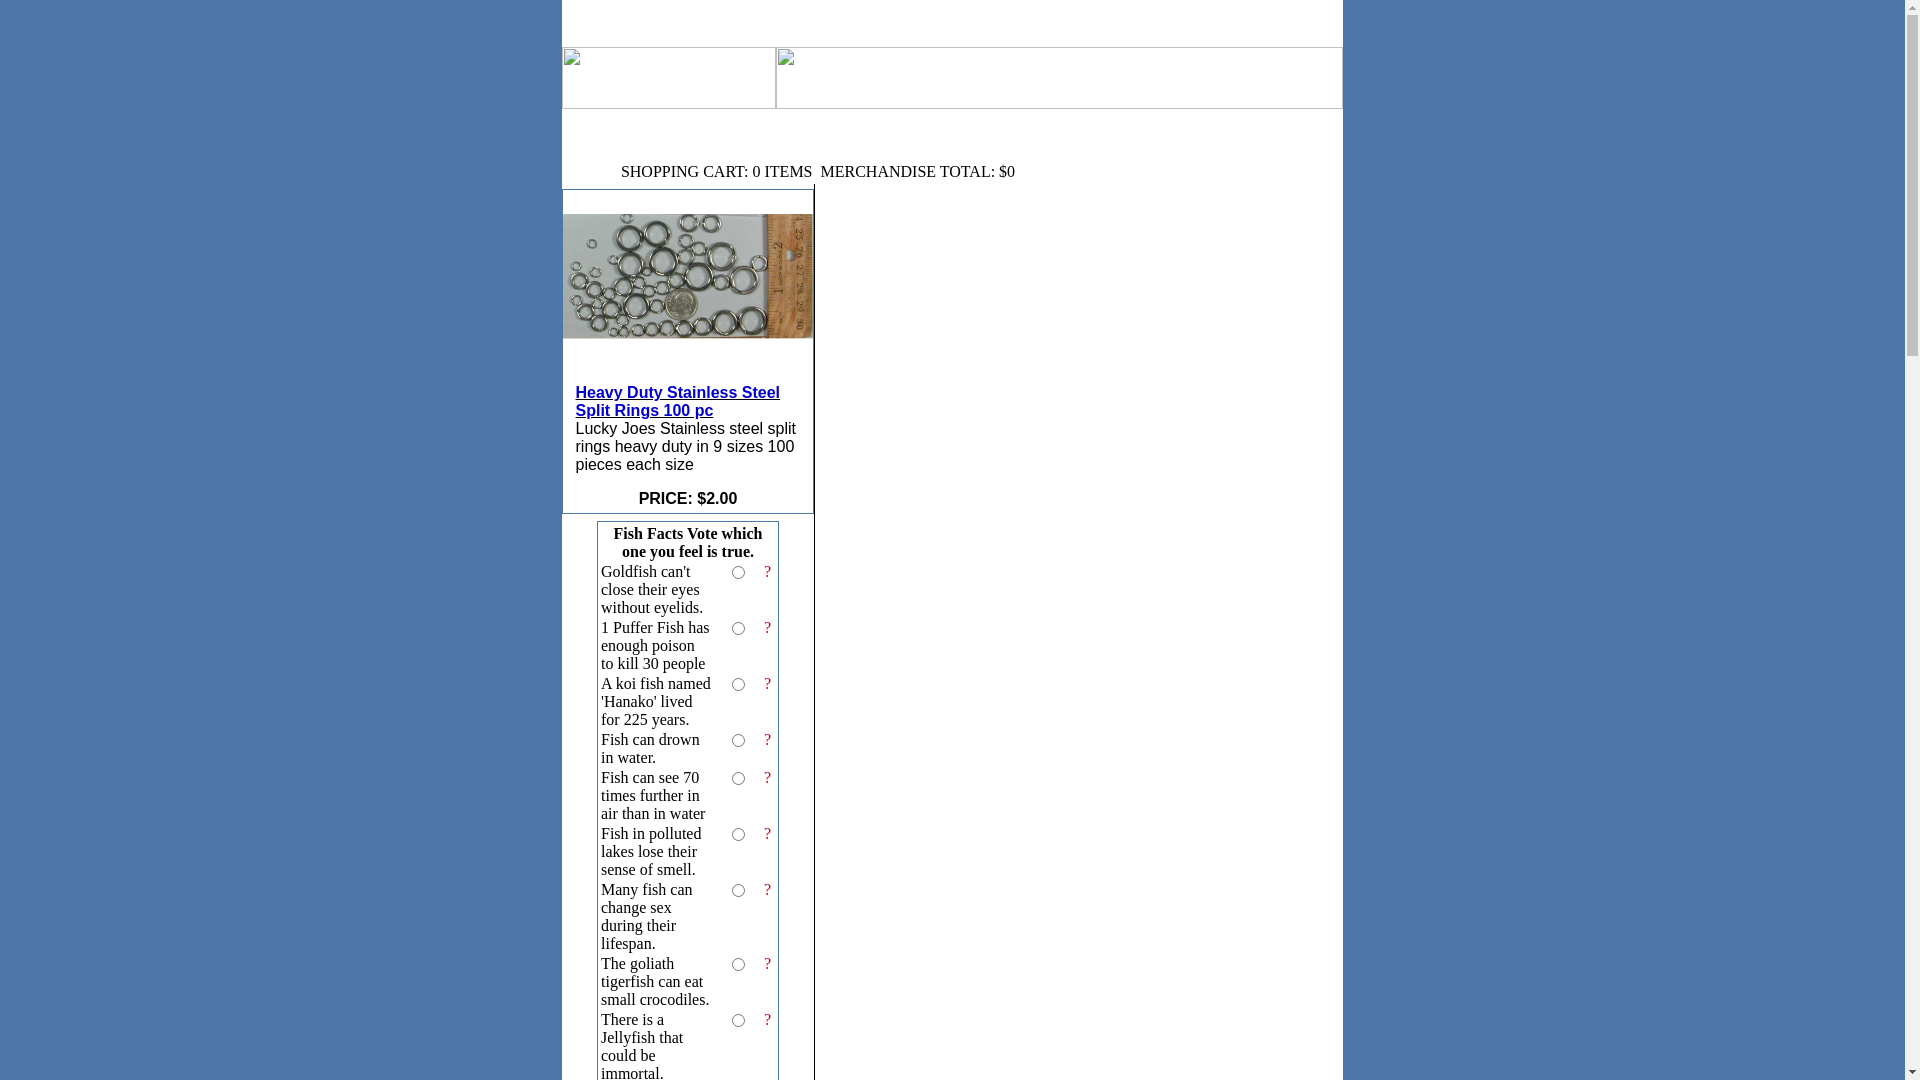 The width and height of the screenshot is (1920, 1080). Describe the element at coordinates (687, 378) in the screenshot. I see `'Heavy Duty Stainless Steel Split Rings 100 pc'` at that location.